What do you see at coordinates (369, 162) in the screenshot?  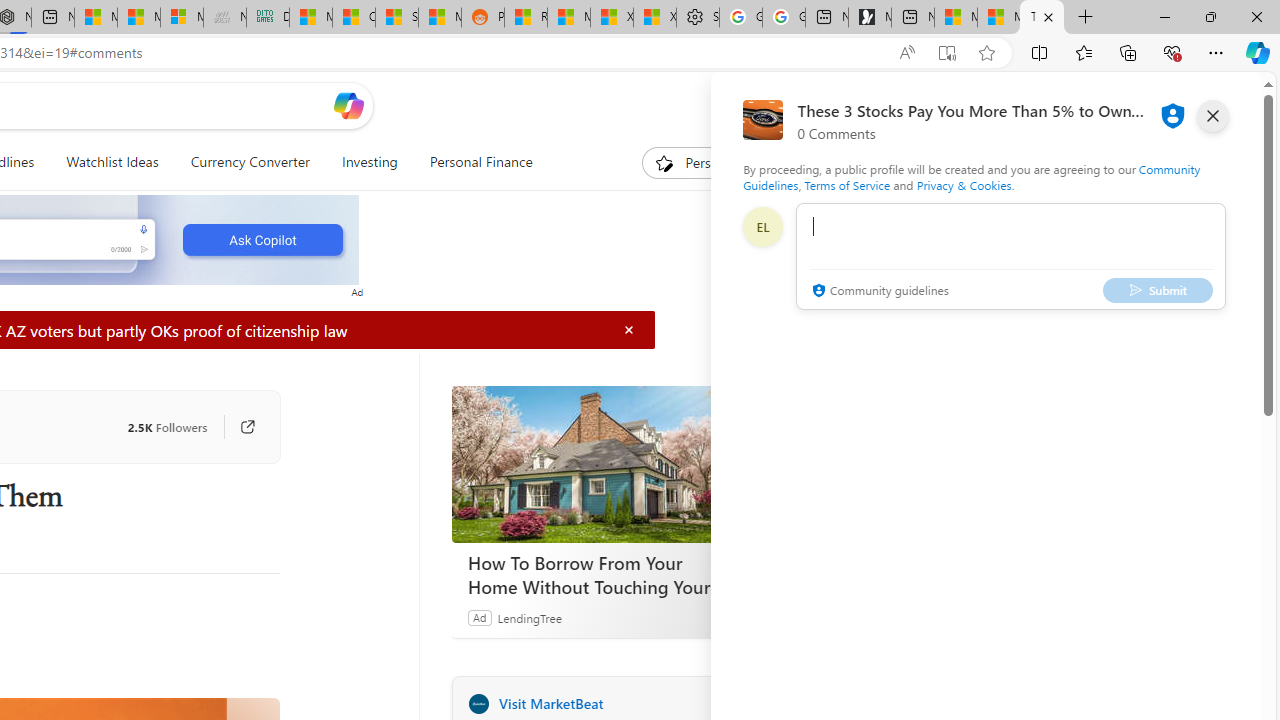 I see `'Investing'` at bounding box center [369, 162].